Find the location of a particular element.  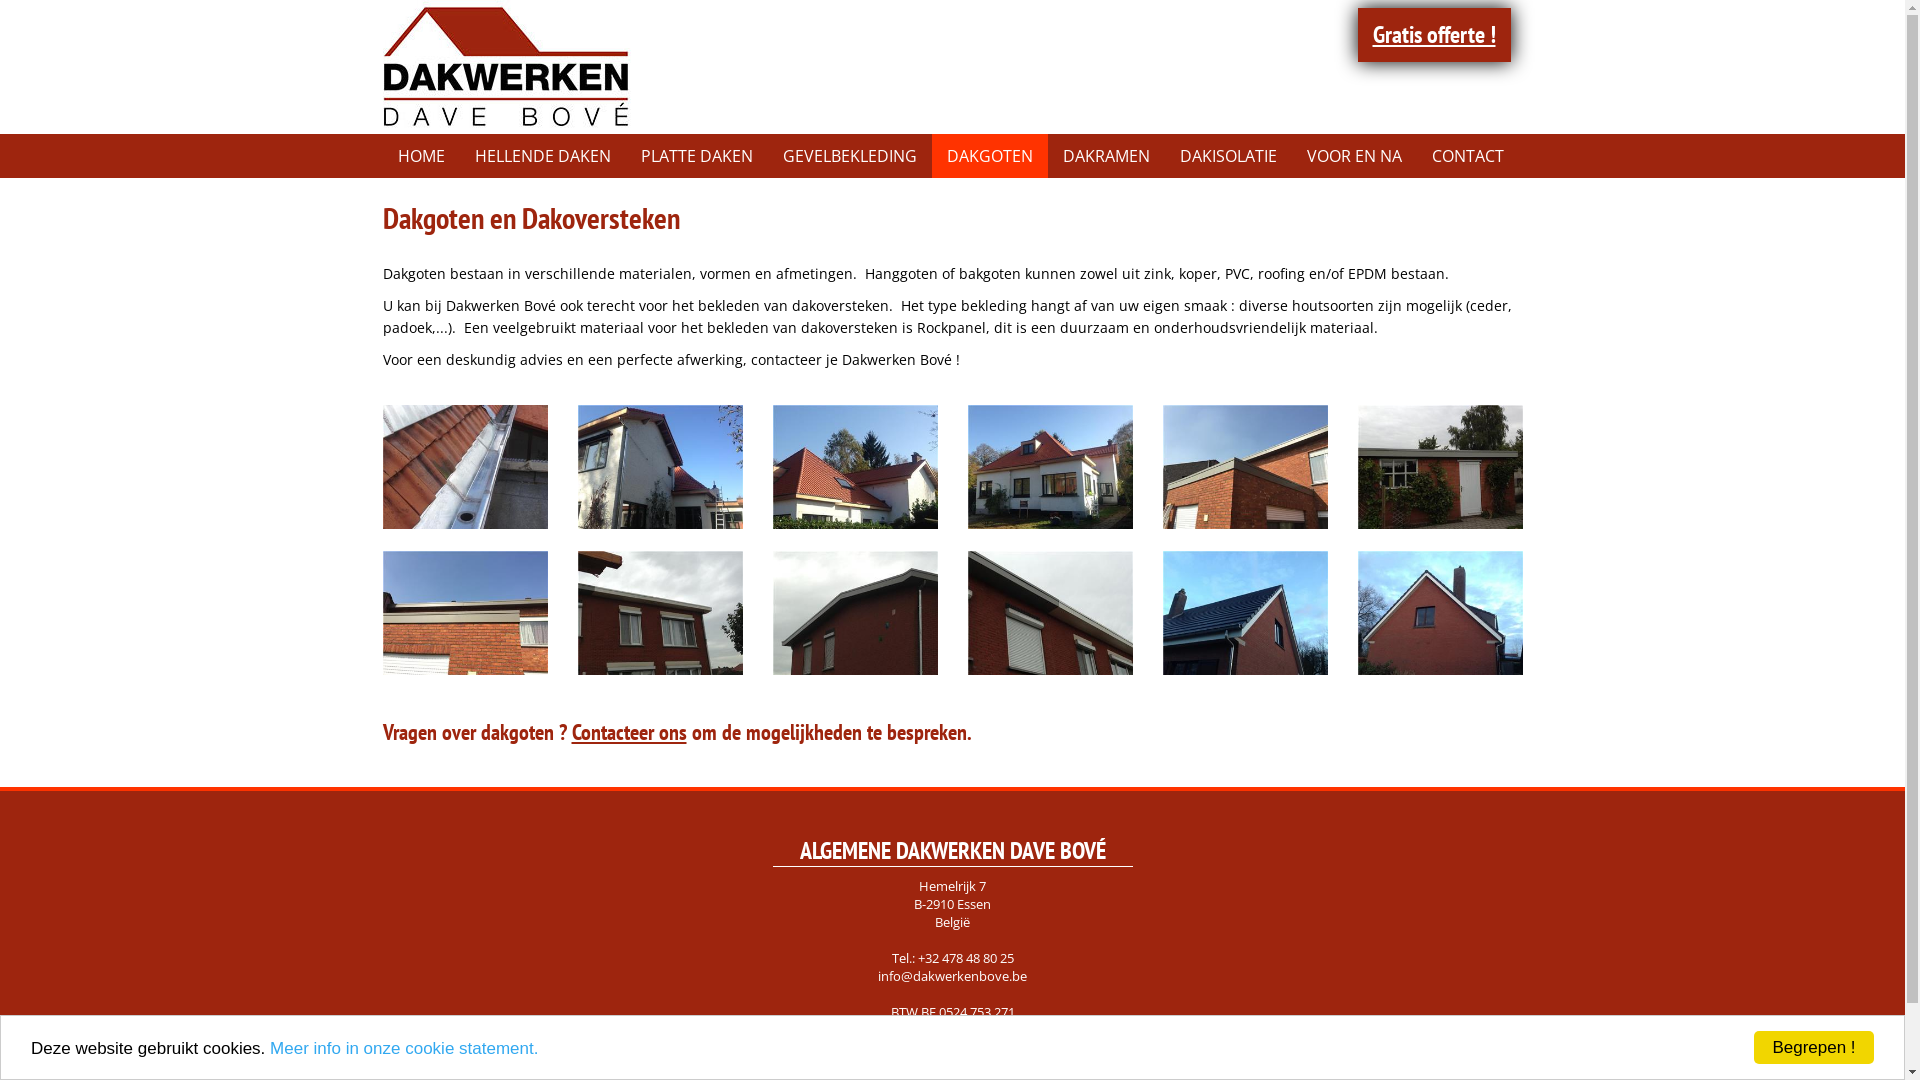

'DAKISOLATIE' is located at coordinates (1226, 154).